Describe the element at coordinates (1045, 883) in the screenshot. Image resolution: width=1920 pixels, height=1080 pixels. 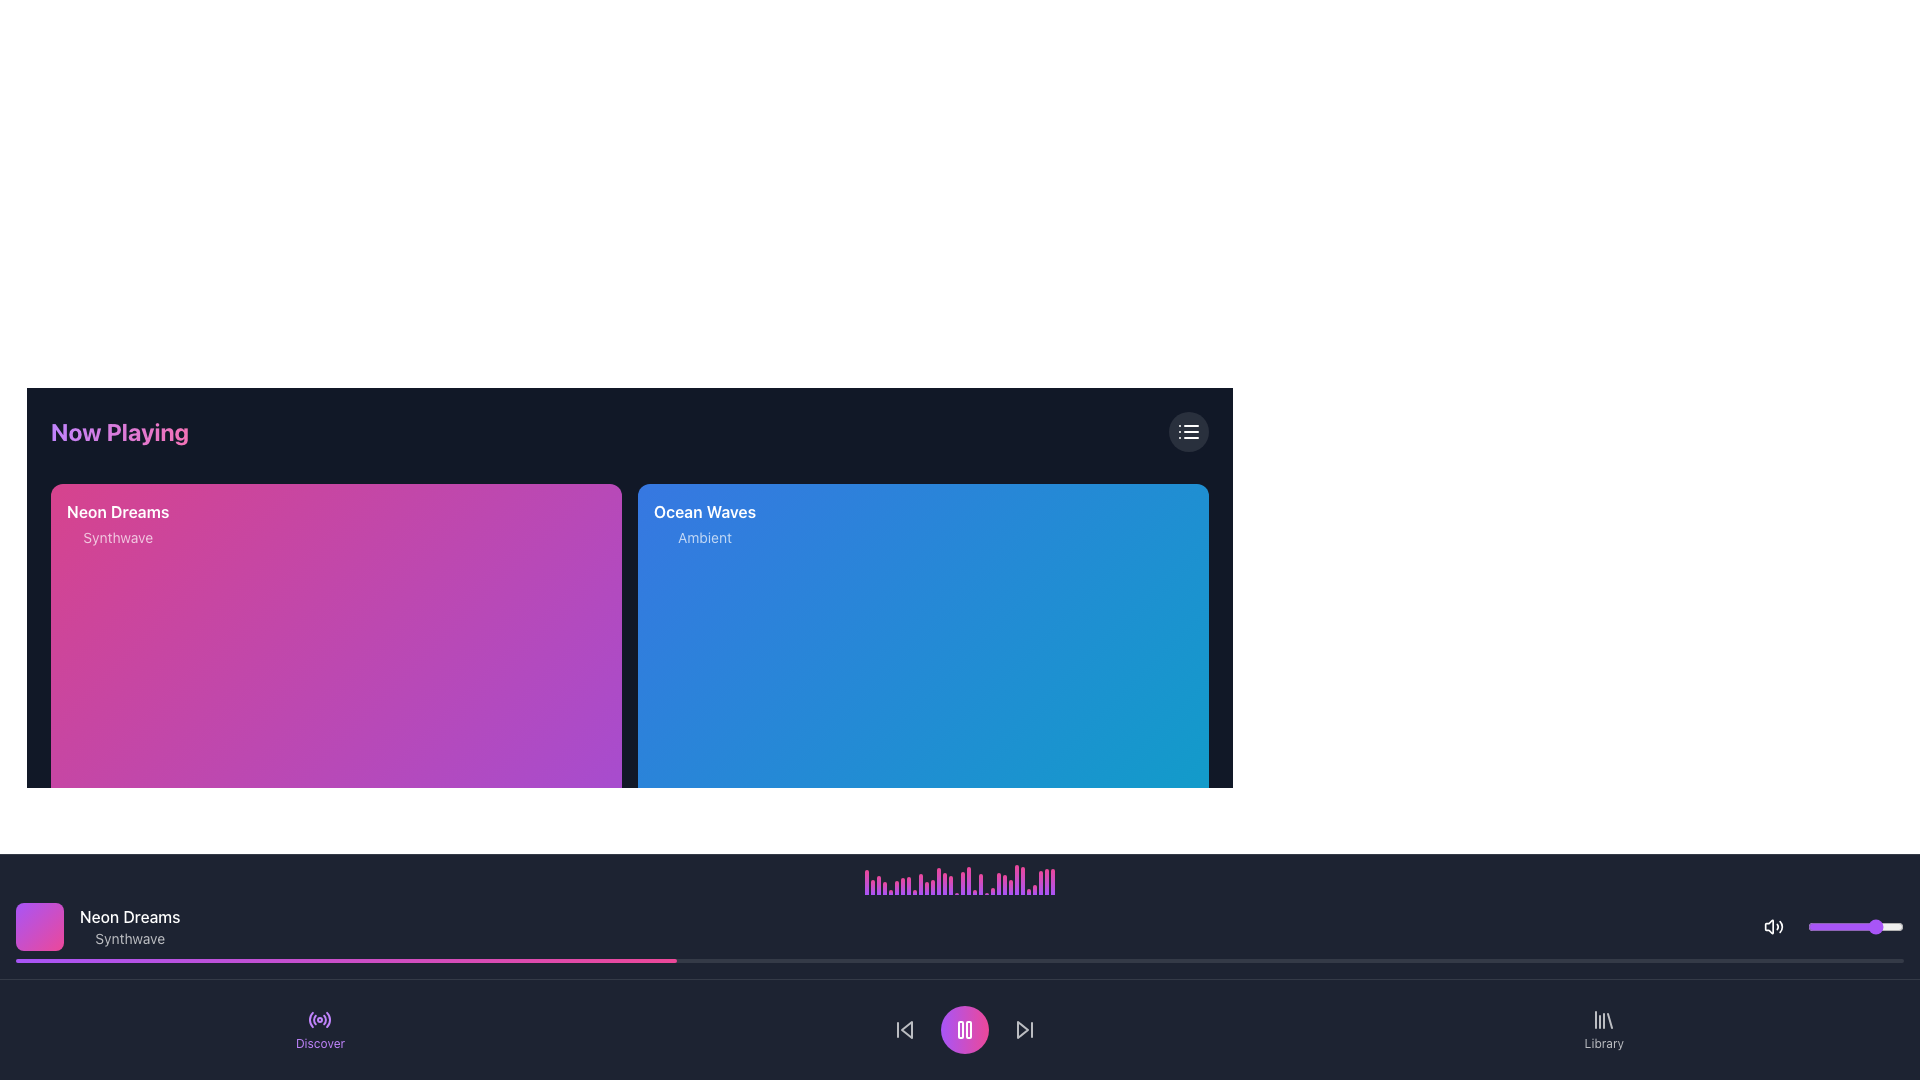
I see `the 31st bar in a horizontal sequence of a bar chart, which represents a data point or metric in the lower section of the interface, above the footer` at that location.